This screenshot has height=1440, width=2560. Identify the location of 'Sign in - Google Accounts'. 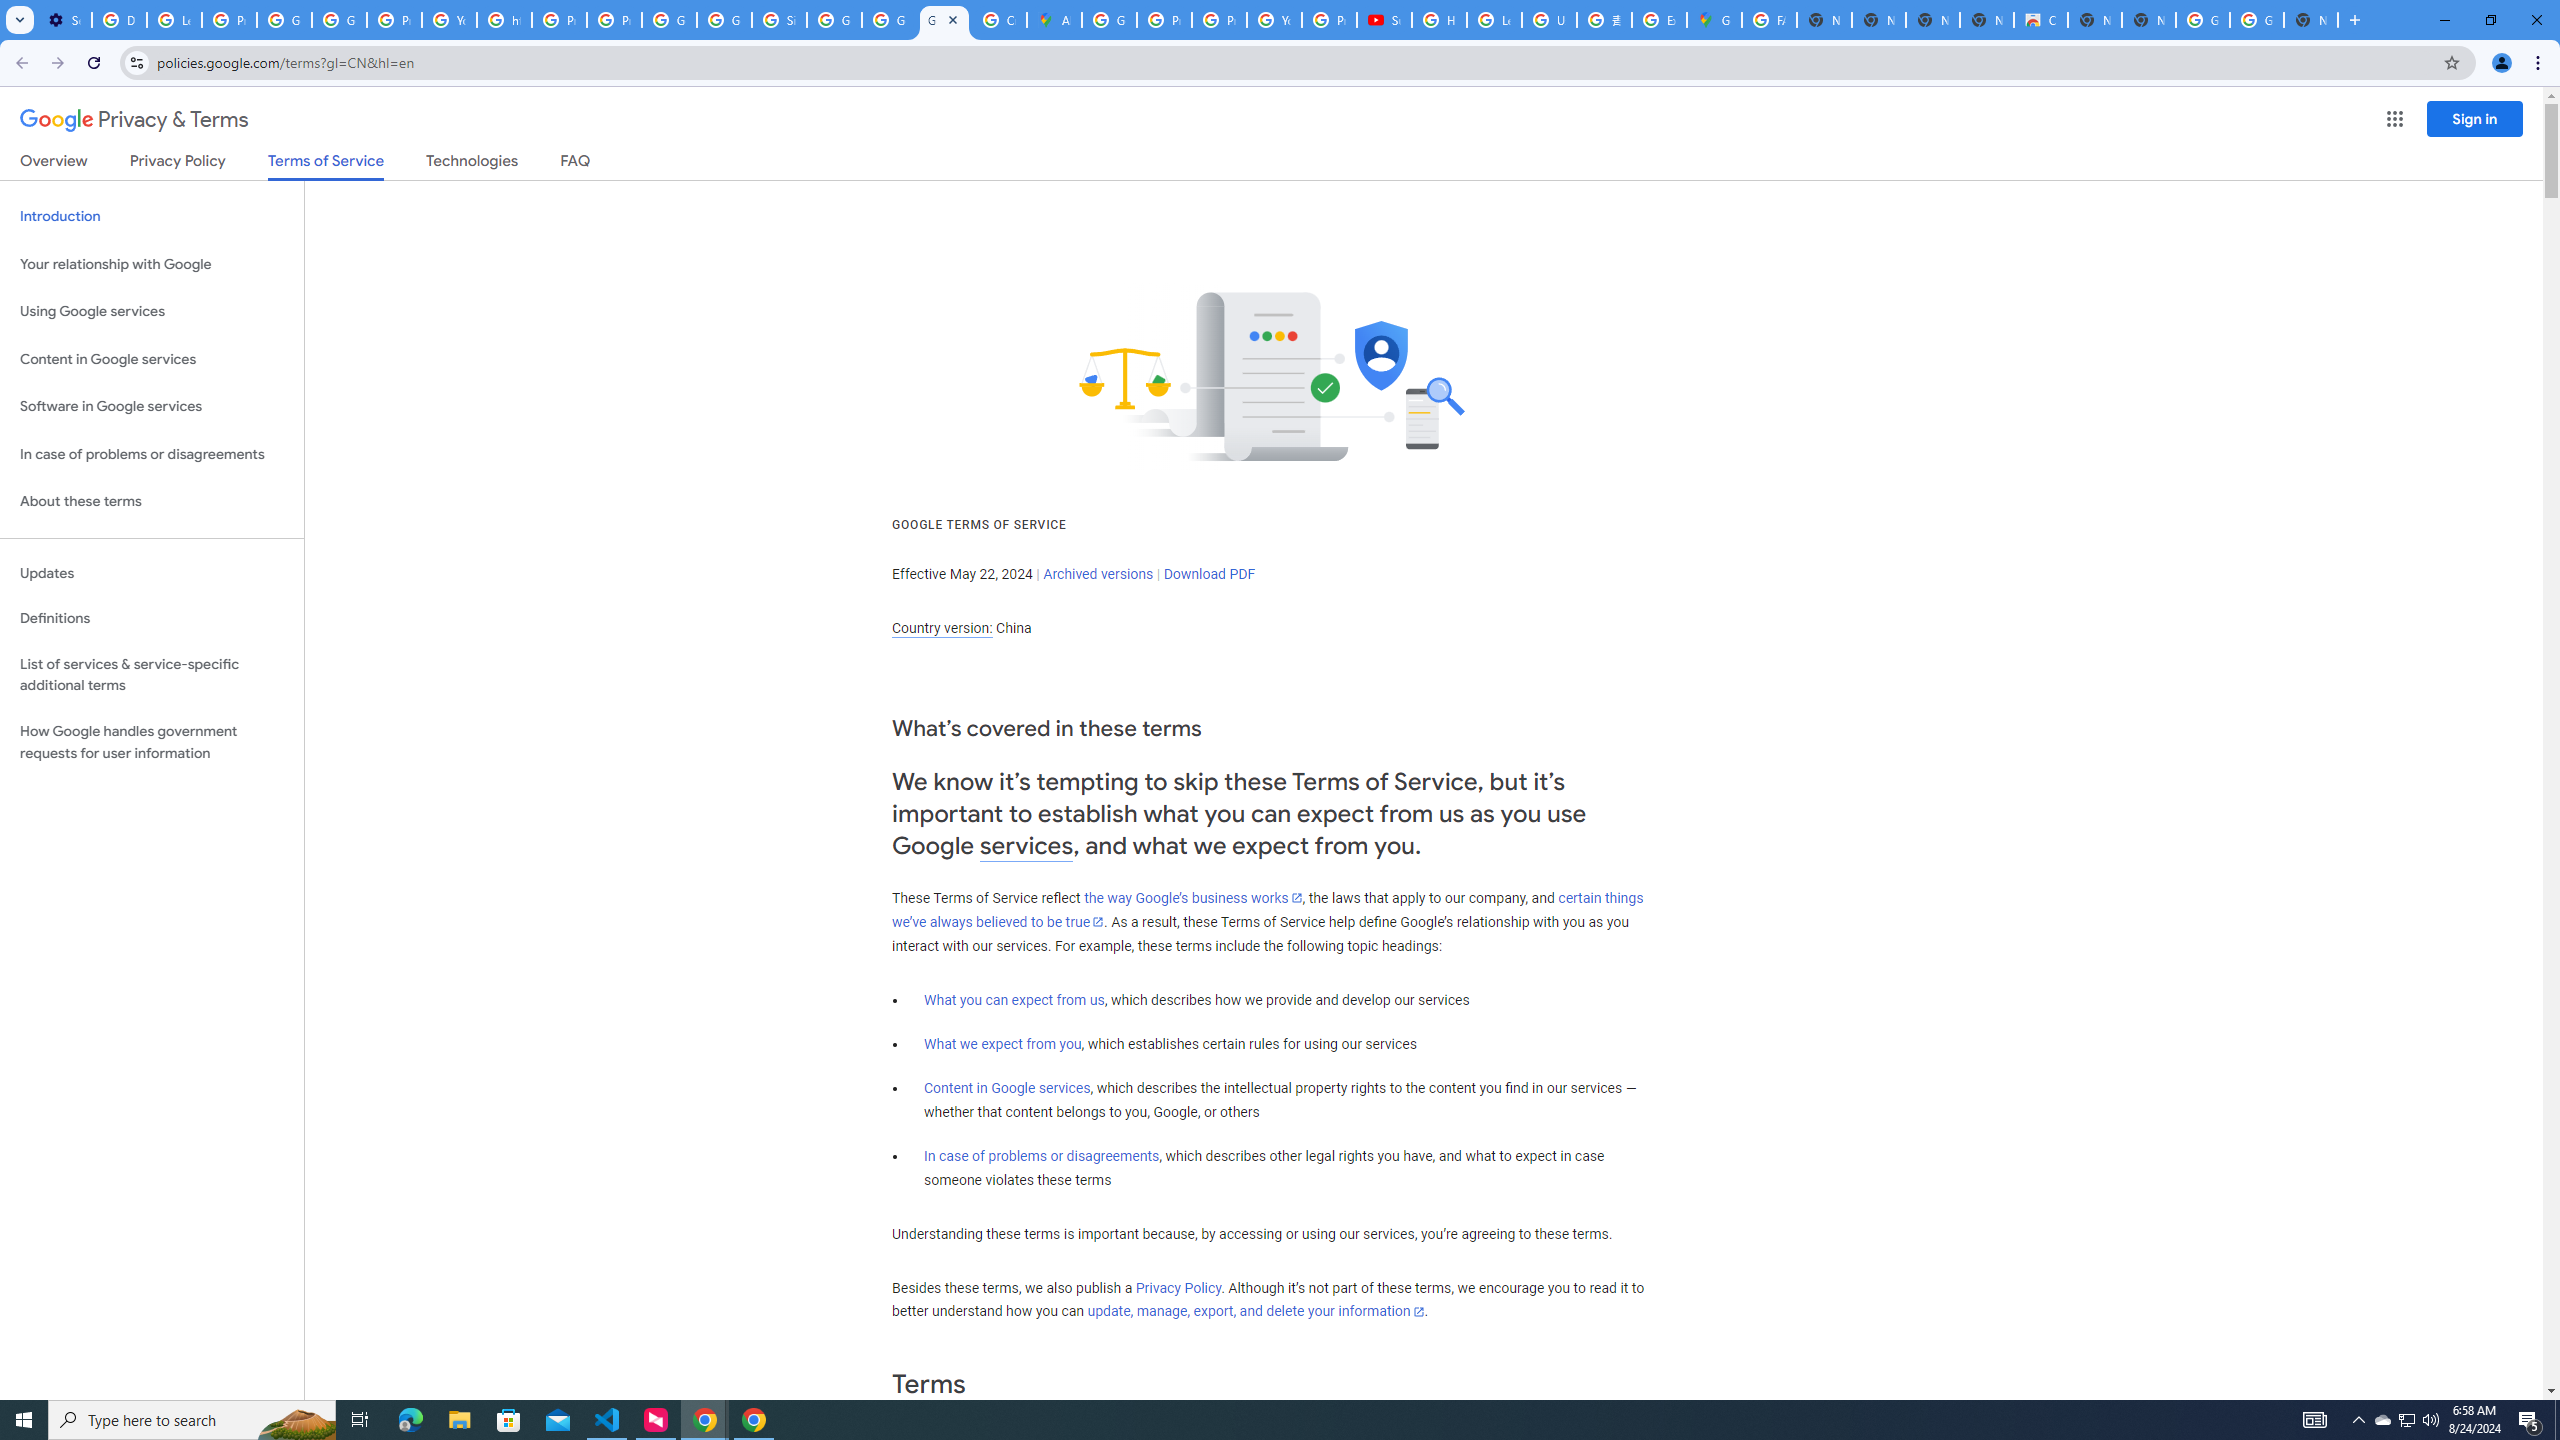
(778, 19).